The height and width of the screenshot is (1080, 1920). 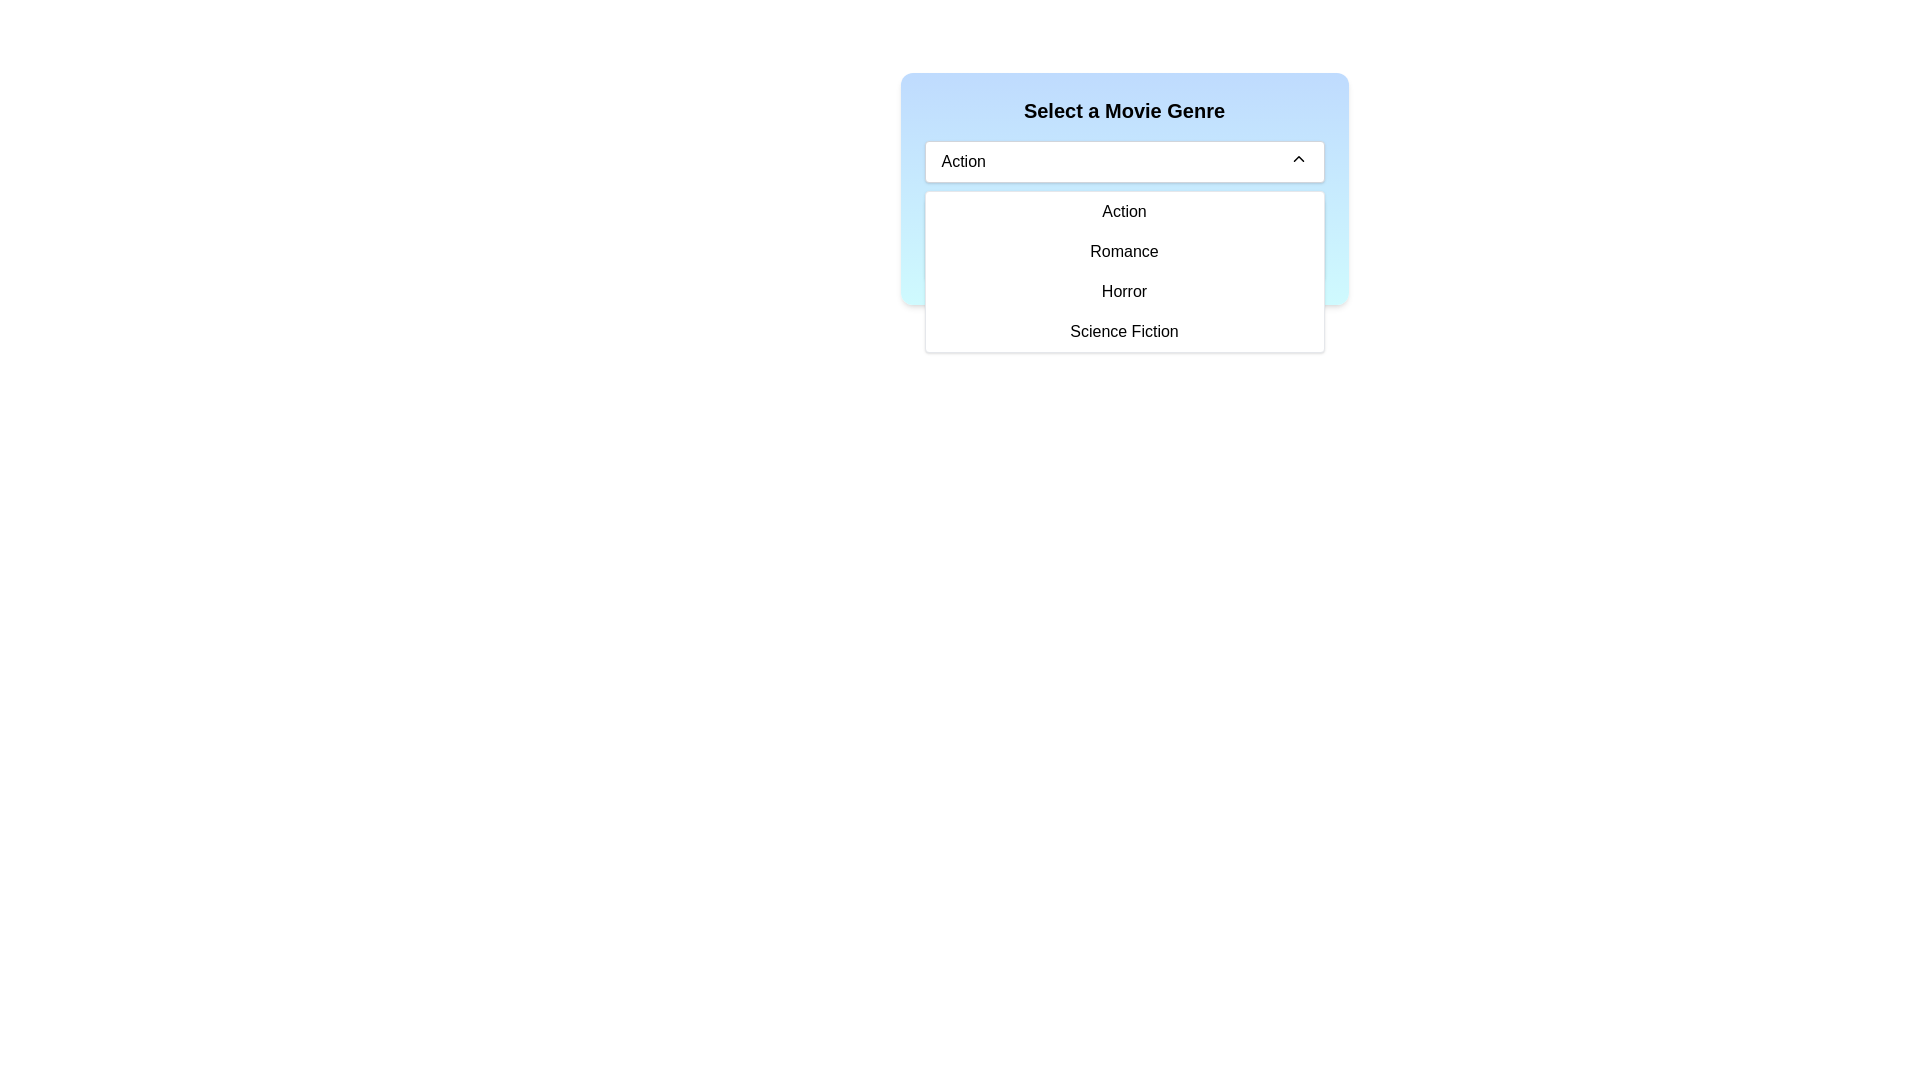 What do you see at coordinates (1124, 212) in the screenshot?
I see `the first item in the dropdown menu below the 'Select a Movie Genre' button` at bounding box center [1124, 212].